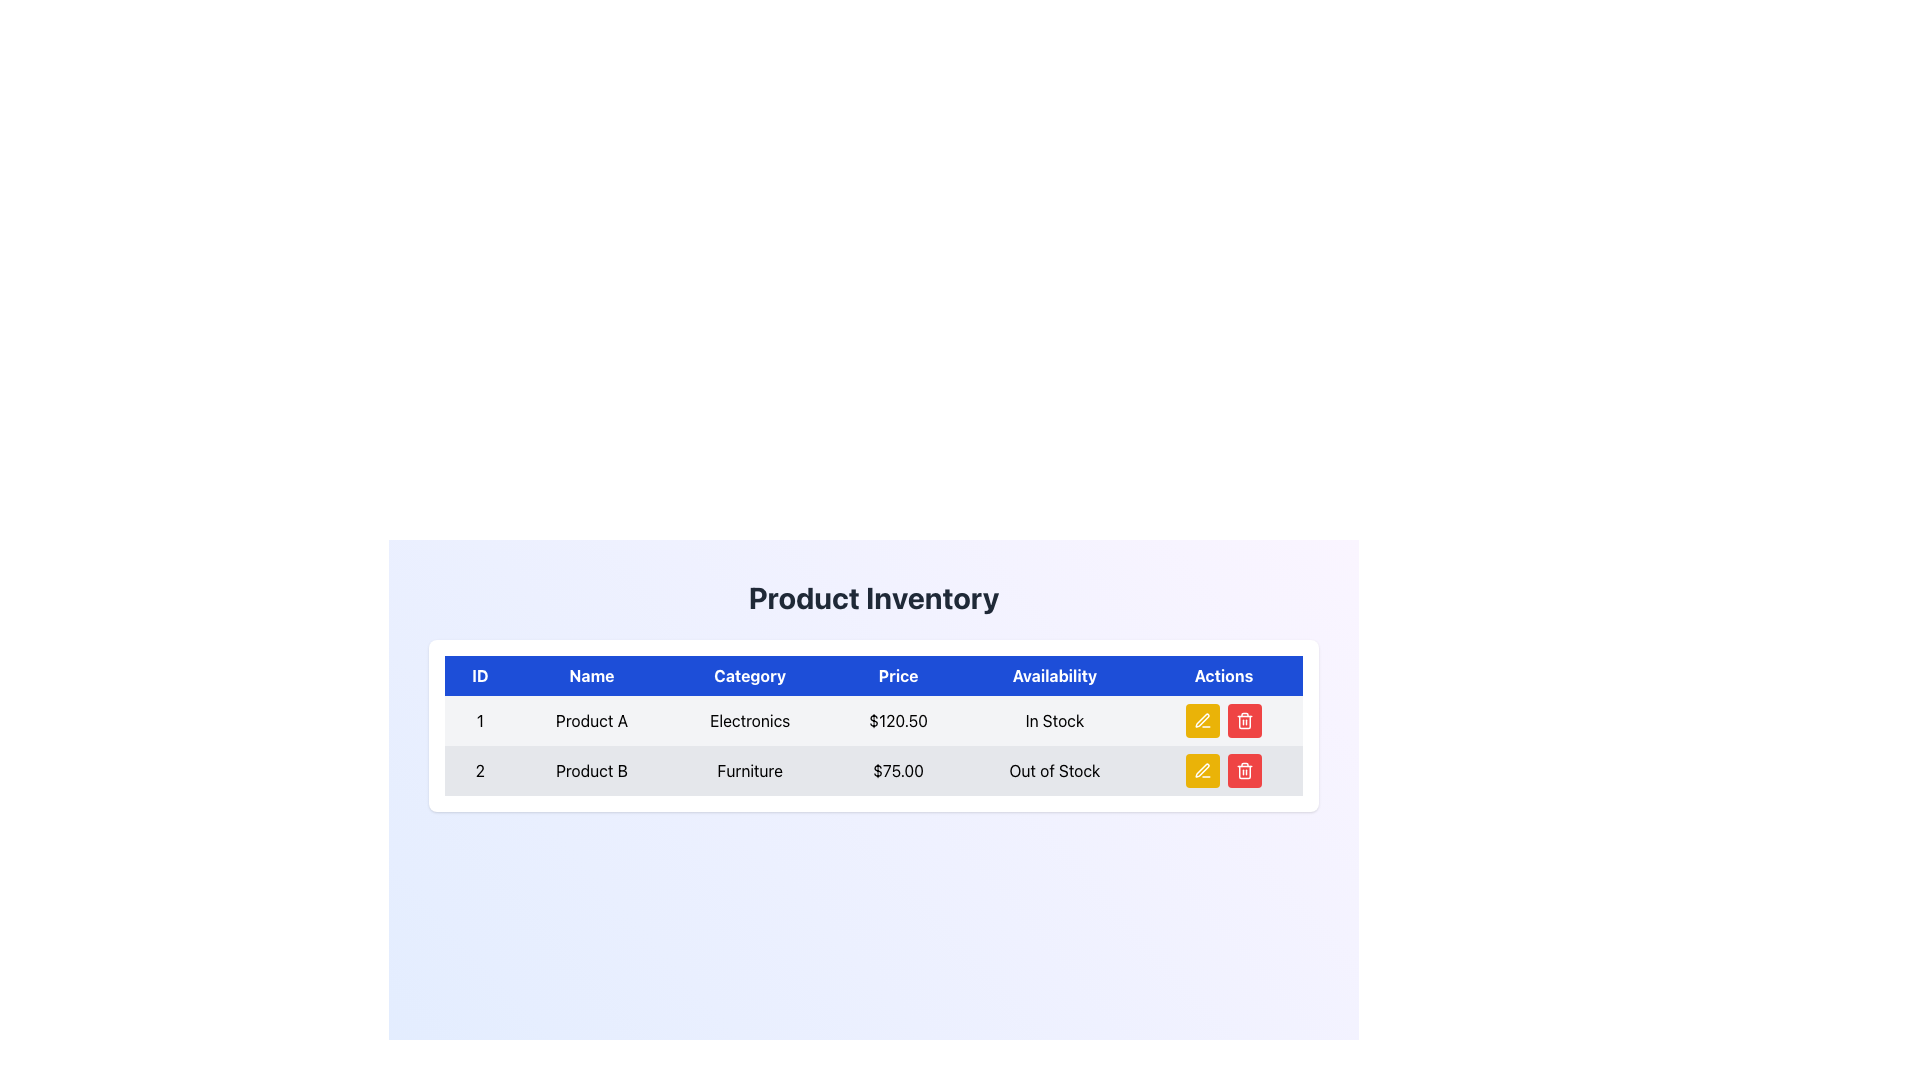  Describe the element at coordinates (897, 721) in the screenshot. I see `the static text label displaying the price value '$120.50' in the 'Price' column of the first row of the product inventory table` at that location.